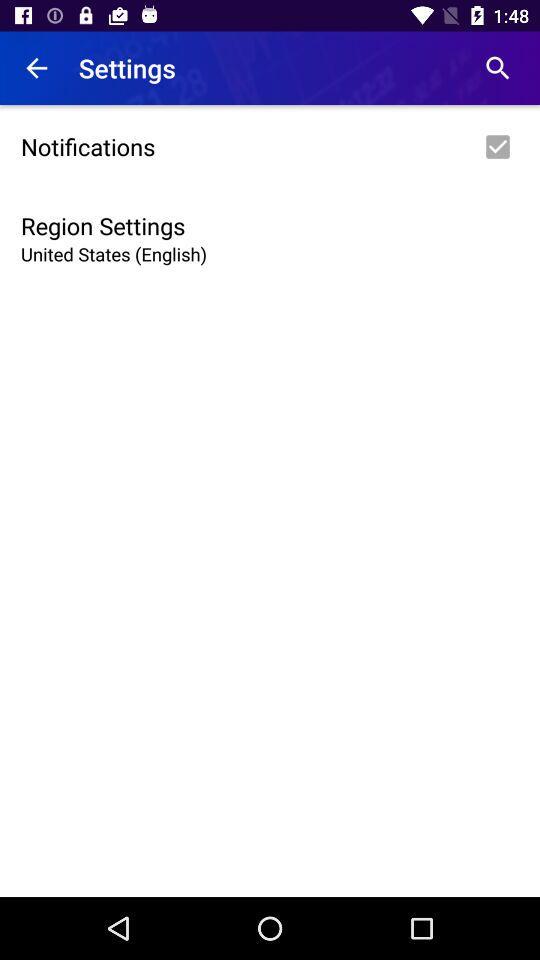 Image resolution: width=540 pixels, height=960 pixels. I want to click on the app to the left of settings icon, so click(36, 68).